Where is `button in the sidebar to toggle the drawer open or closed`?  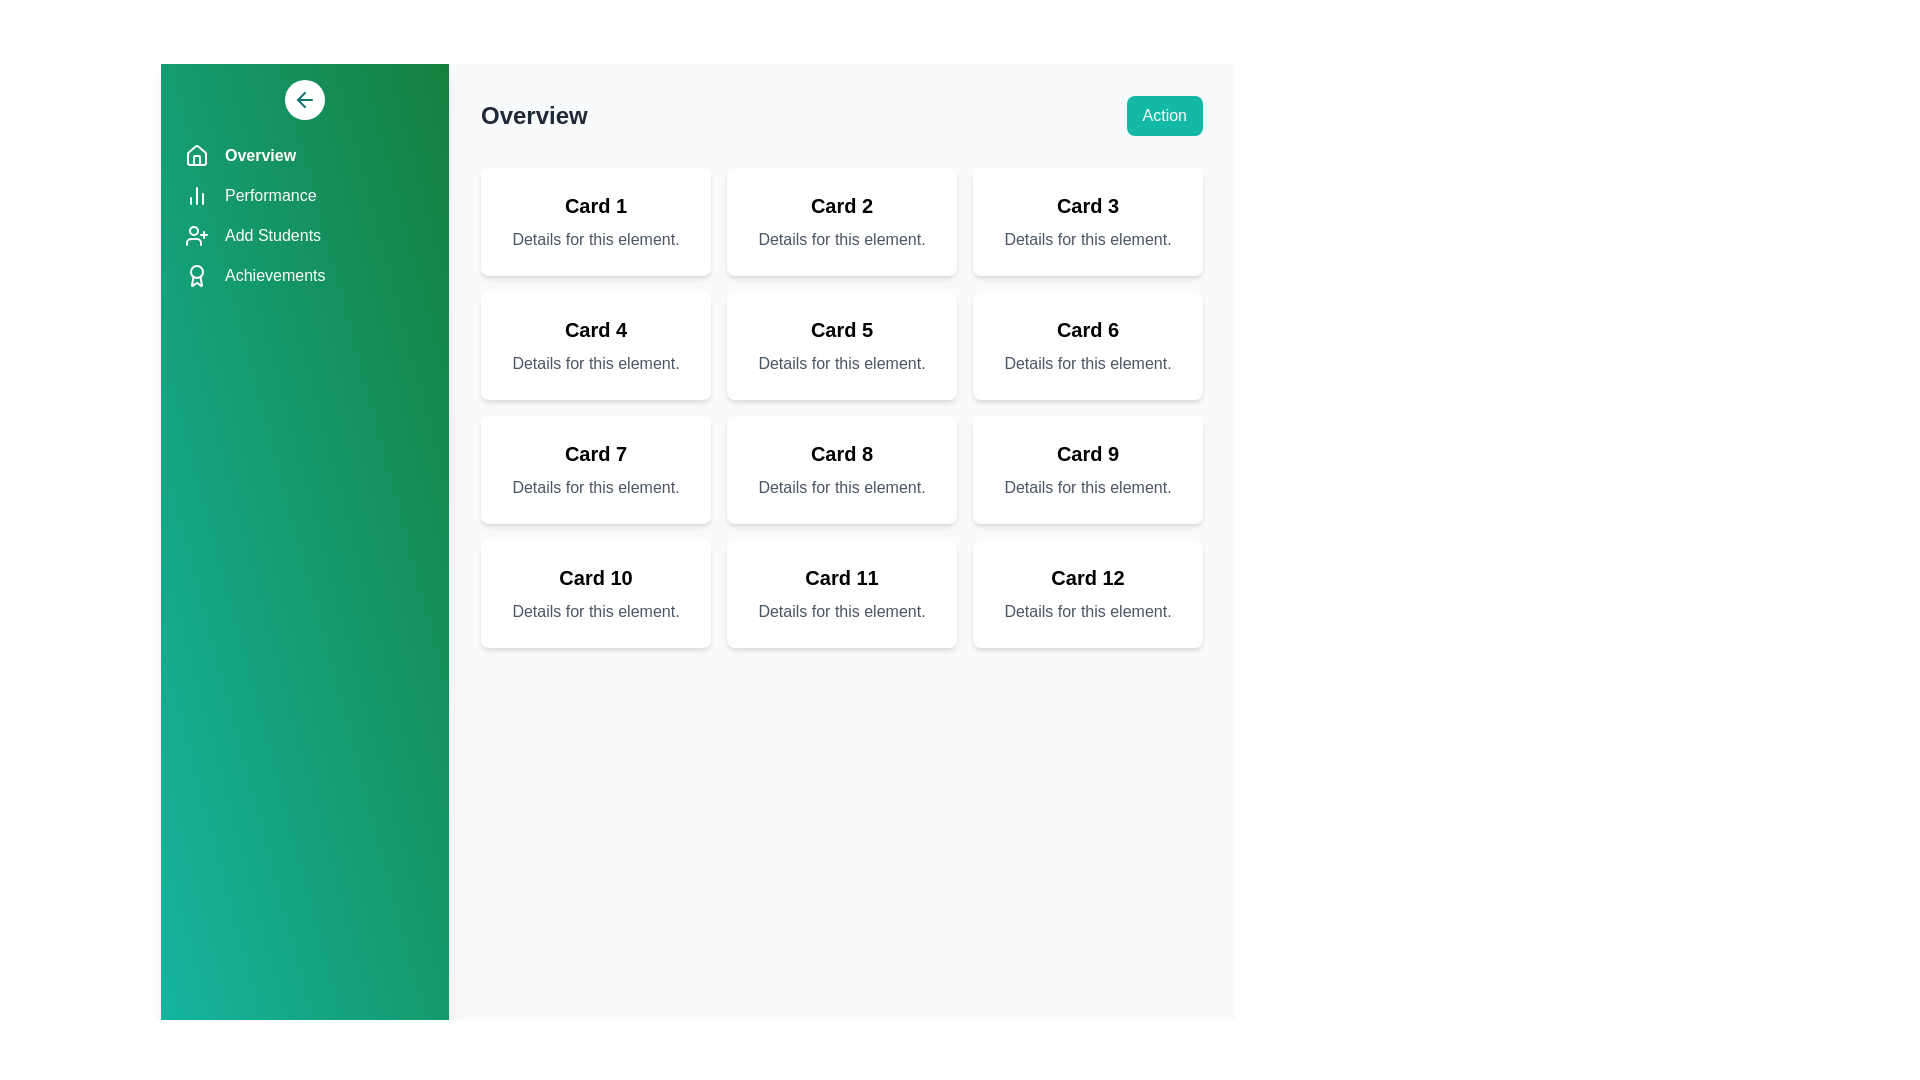 button in the sidebar to toggle the drawer open or closed is located at coordinates (304, 100).